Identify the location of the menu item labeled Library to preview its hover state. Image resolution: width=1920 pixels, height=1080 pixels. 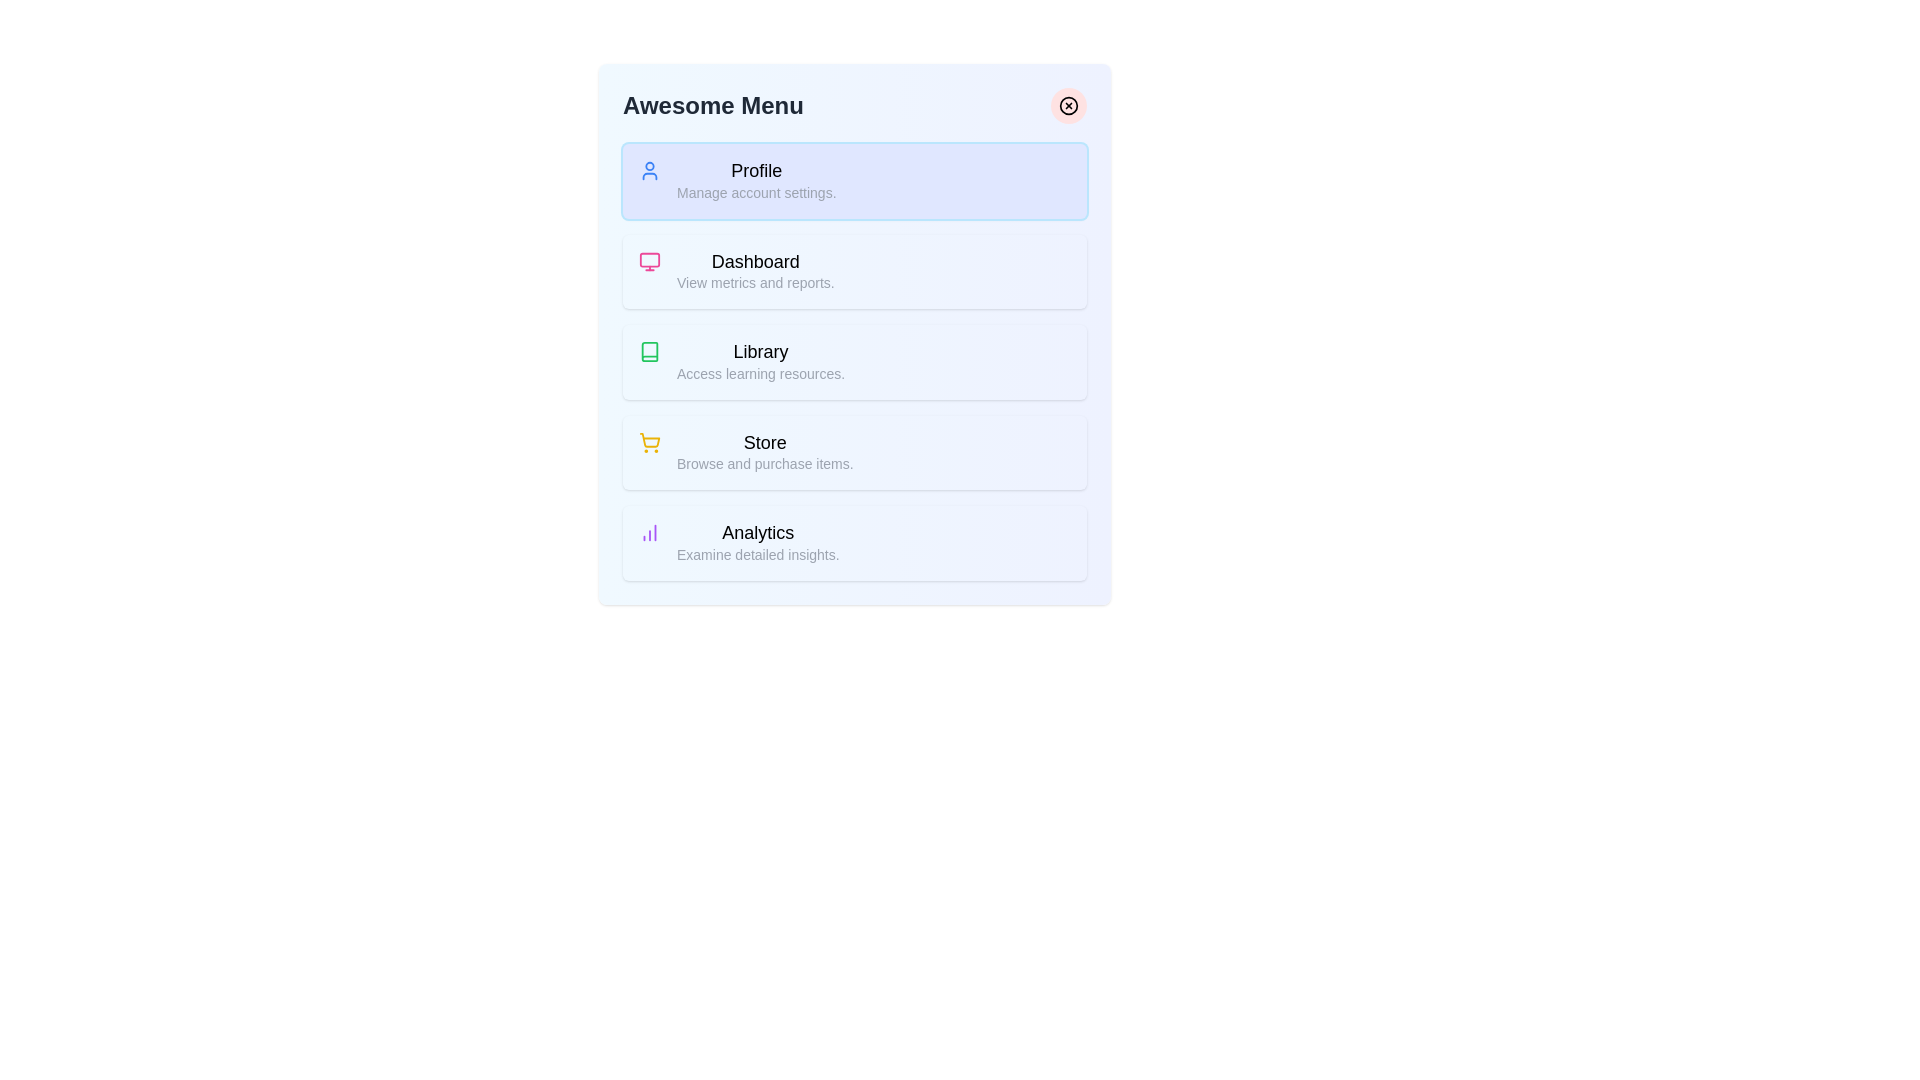
(854, 362).